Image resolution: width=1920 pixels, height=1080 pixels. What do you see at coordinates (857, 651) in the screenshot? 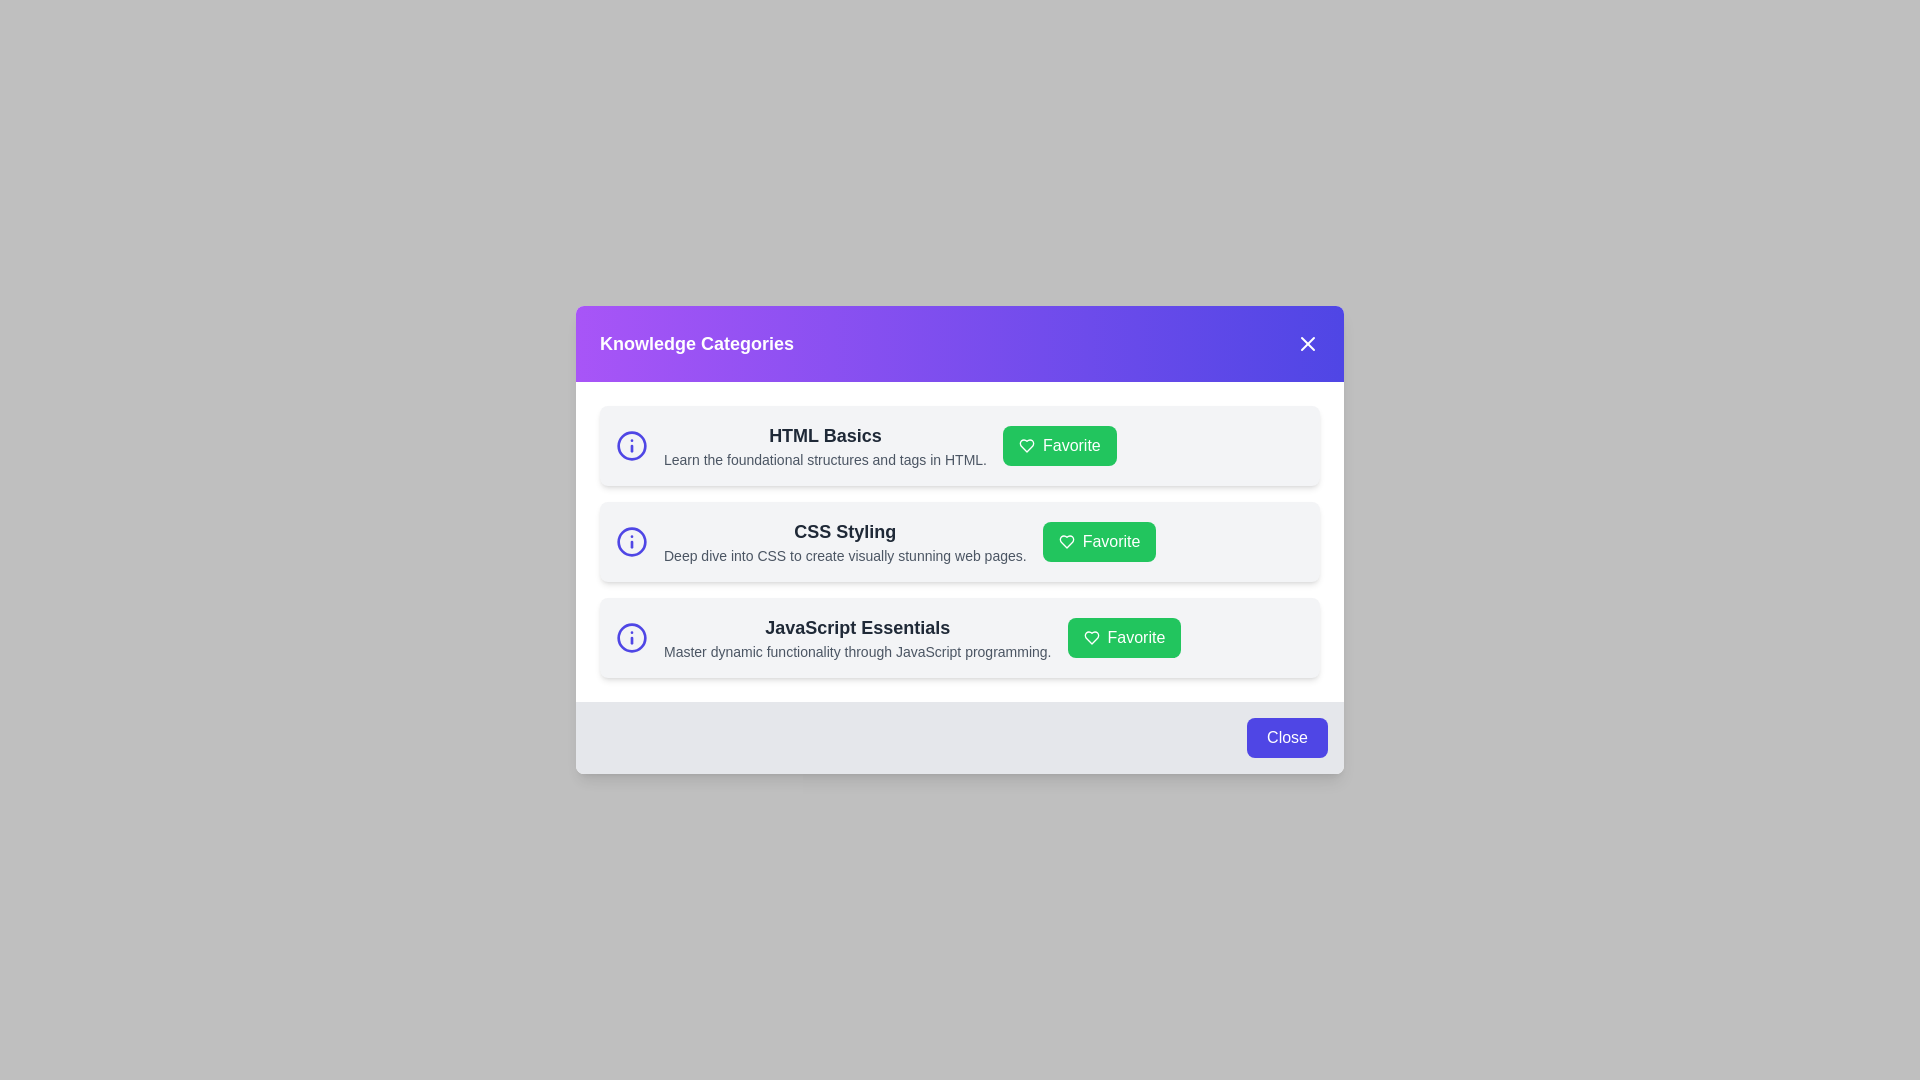
I see `static text element that displays 'Master dynamic functionality through JavaScript programming.' located below the title 'JavaScript Essentials' in the 'Knowledge Categories' modal dialog box` at bounding box center [857, 651].